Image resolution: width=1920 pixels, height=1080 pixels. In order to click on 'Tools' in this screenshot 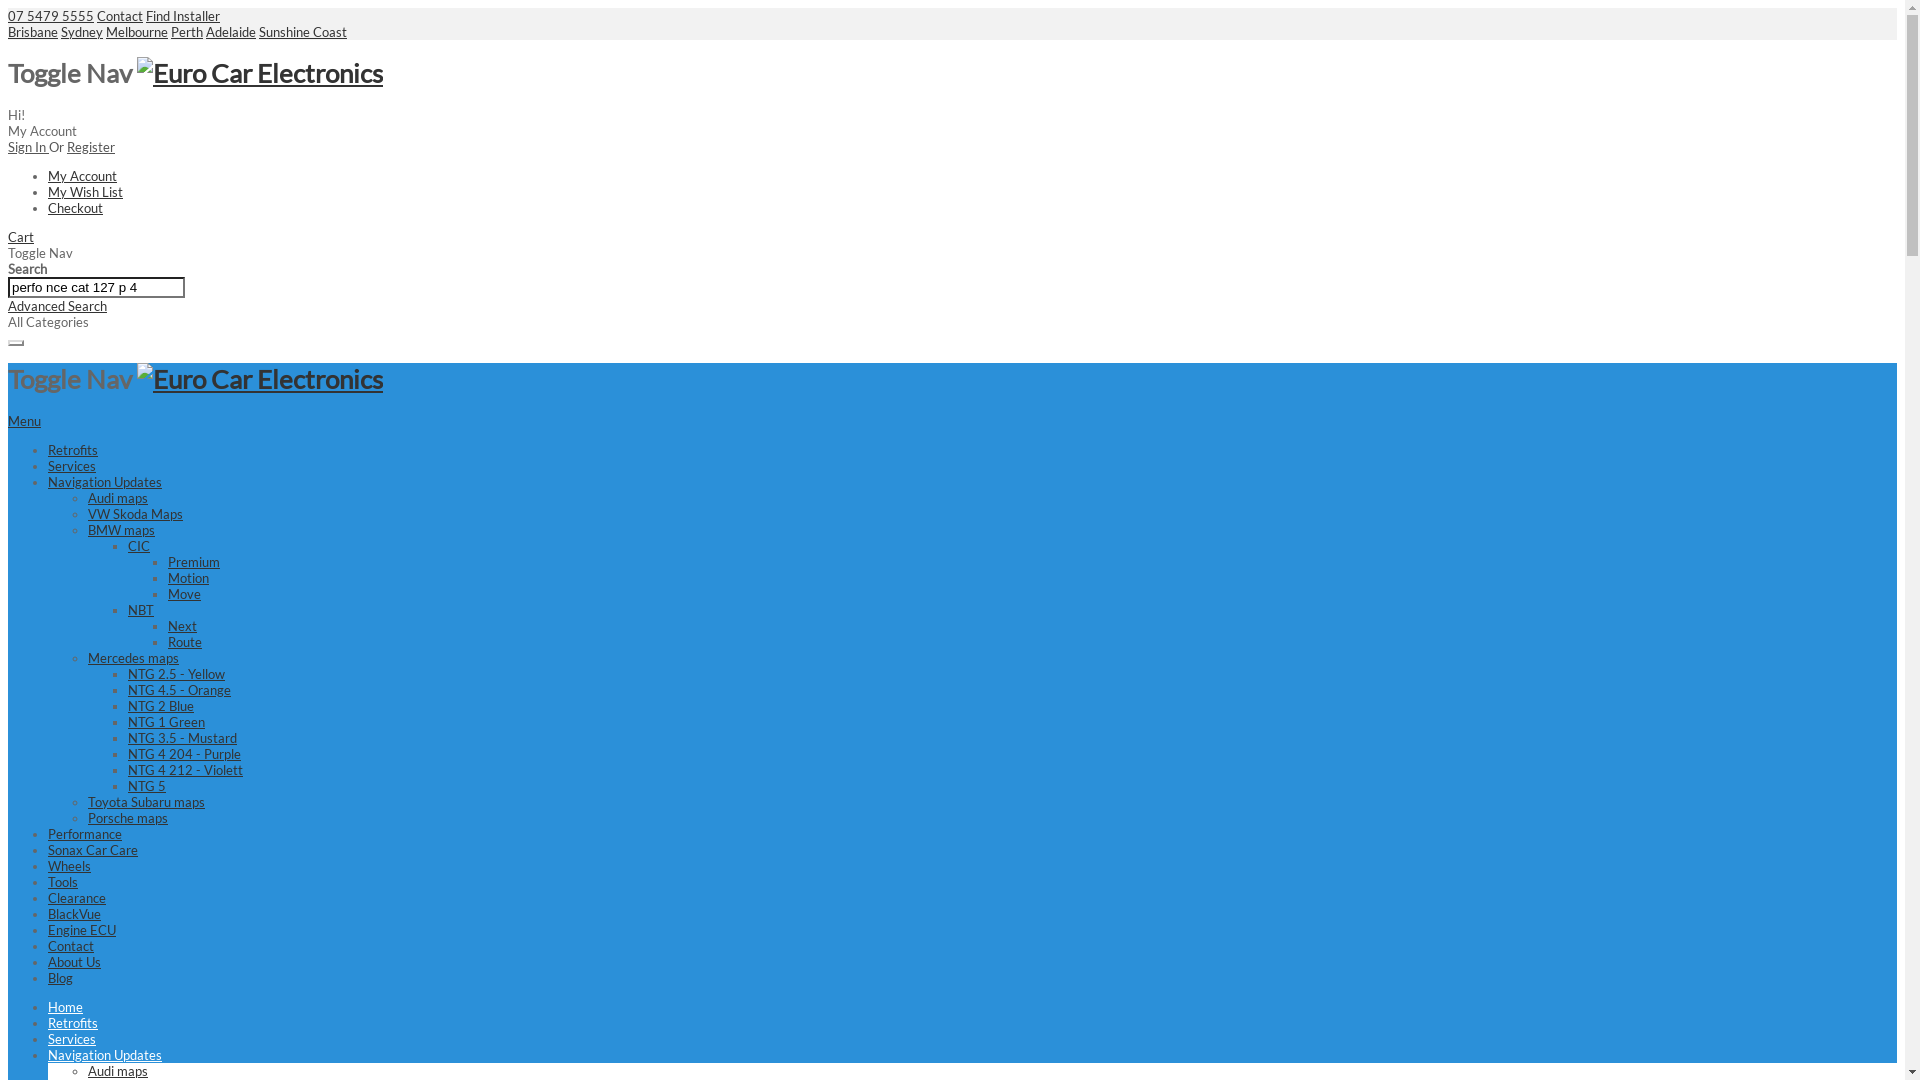, I will do `click(62, 881)`.